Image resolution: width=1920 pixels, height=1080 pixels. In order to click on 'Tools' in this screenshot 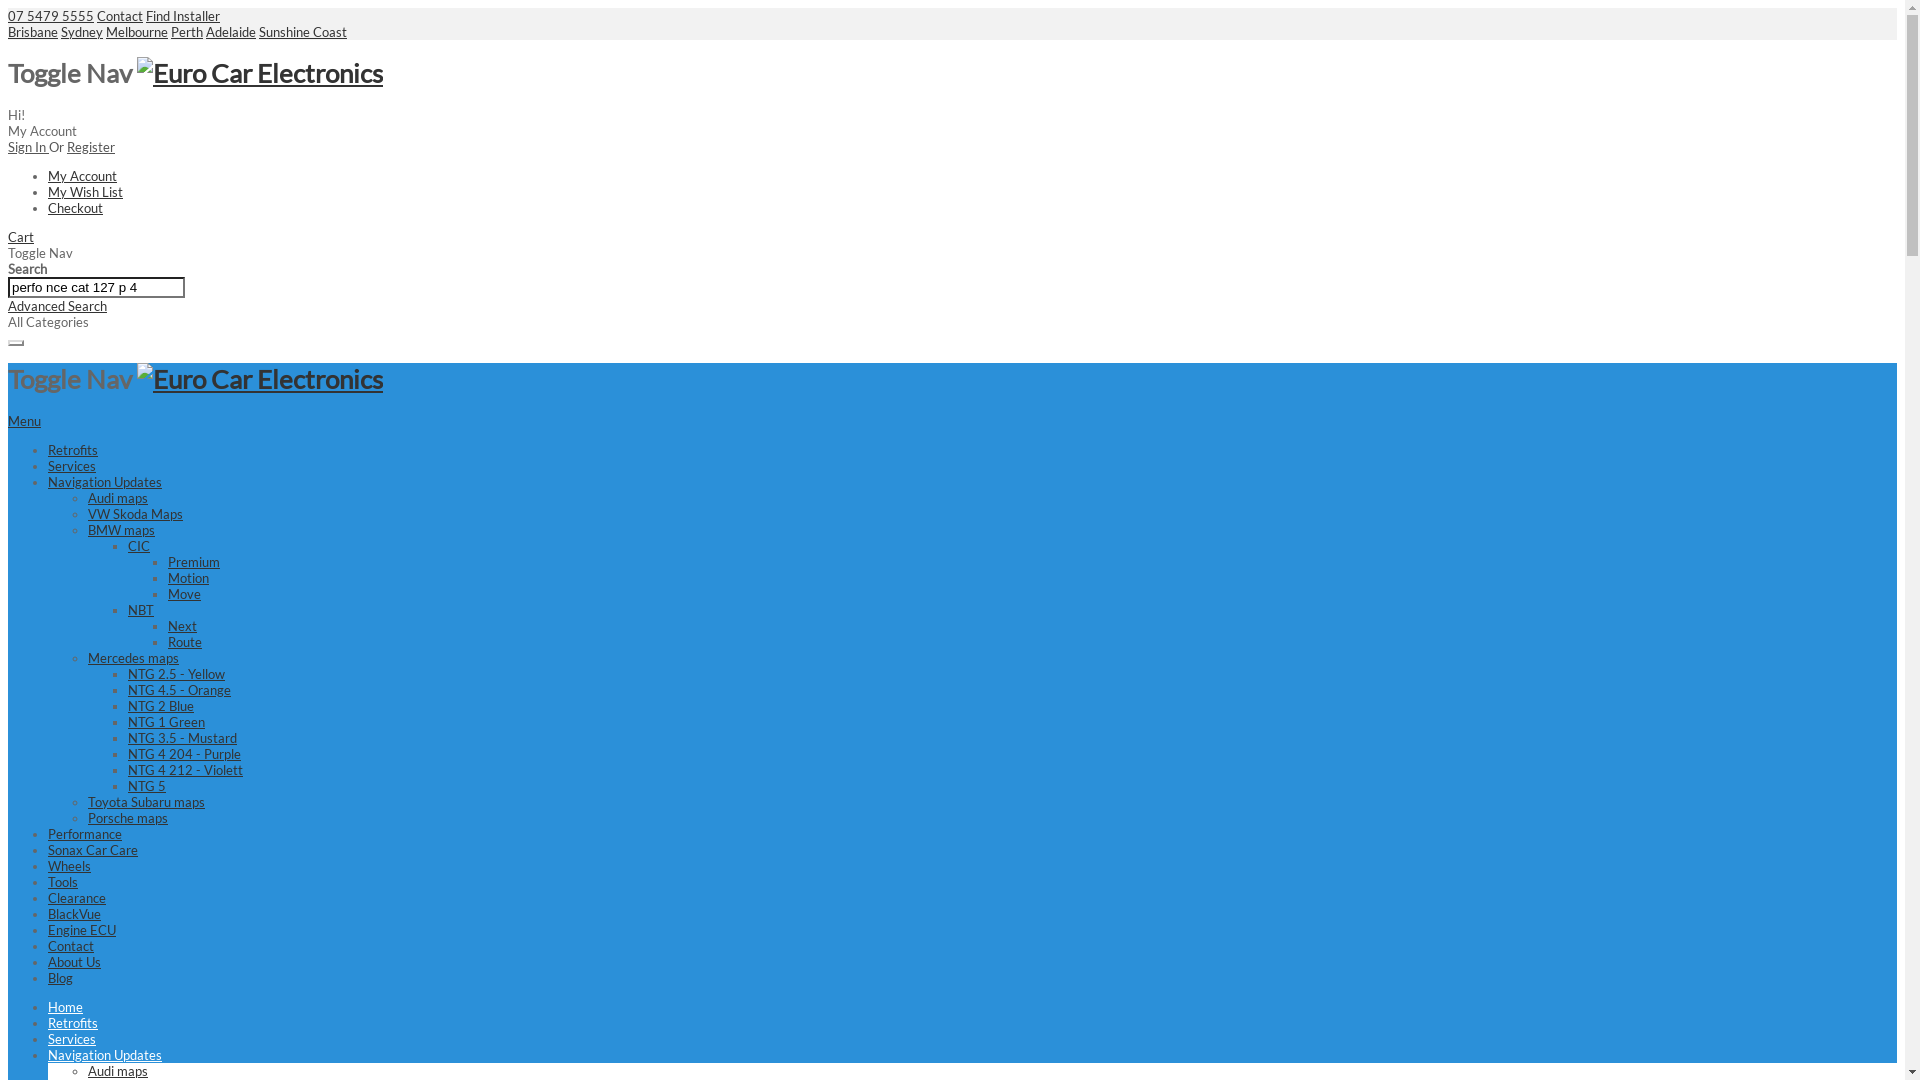, I will do `click(62, 881)`.